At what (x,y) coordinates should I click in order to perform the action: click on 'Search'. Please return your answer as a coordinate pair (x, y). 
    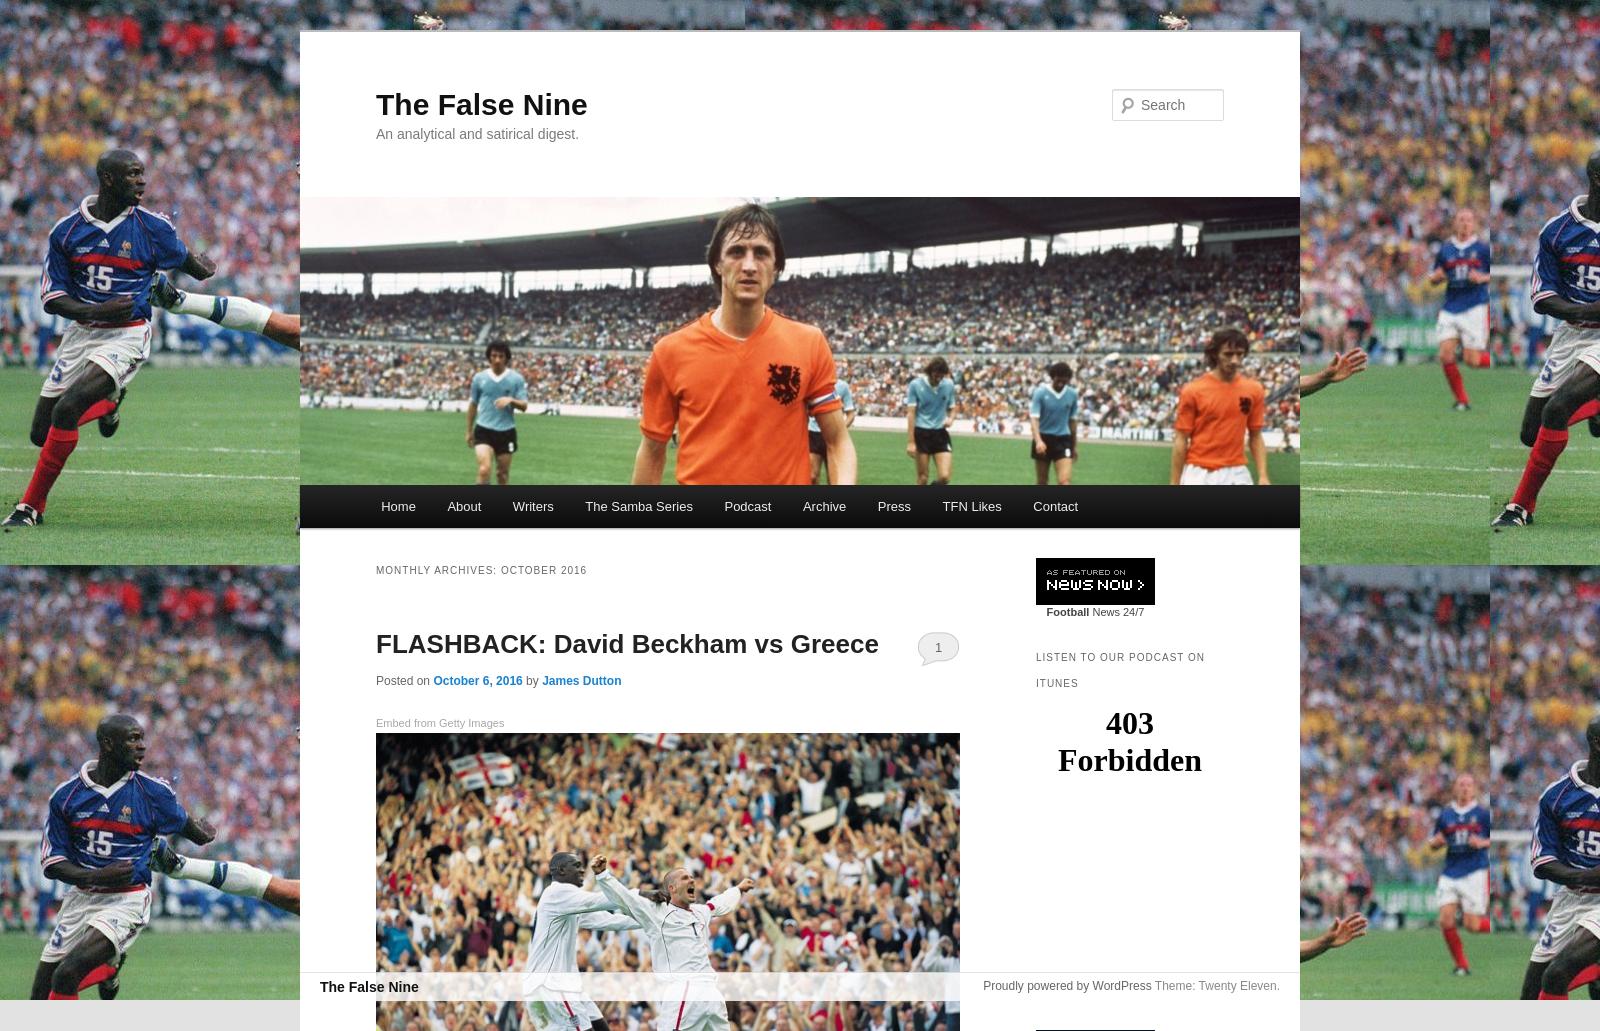
    Looking at the image, I should click on (1246, 100).